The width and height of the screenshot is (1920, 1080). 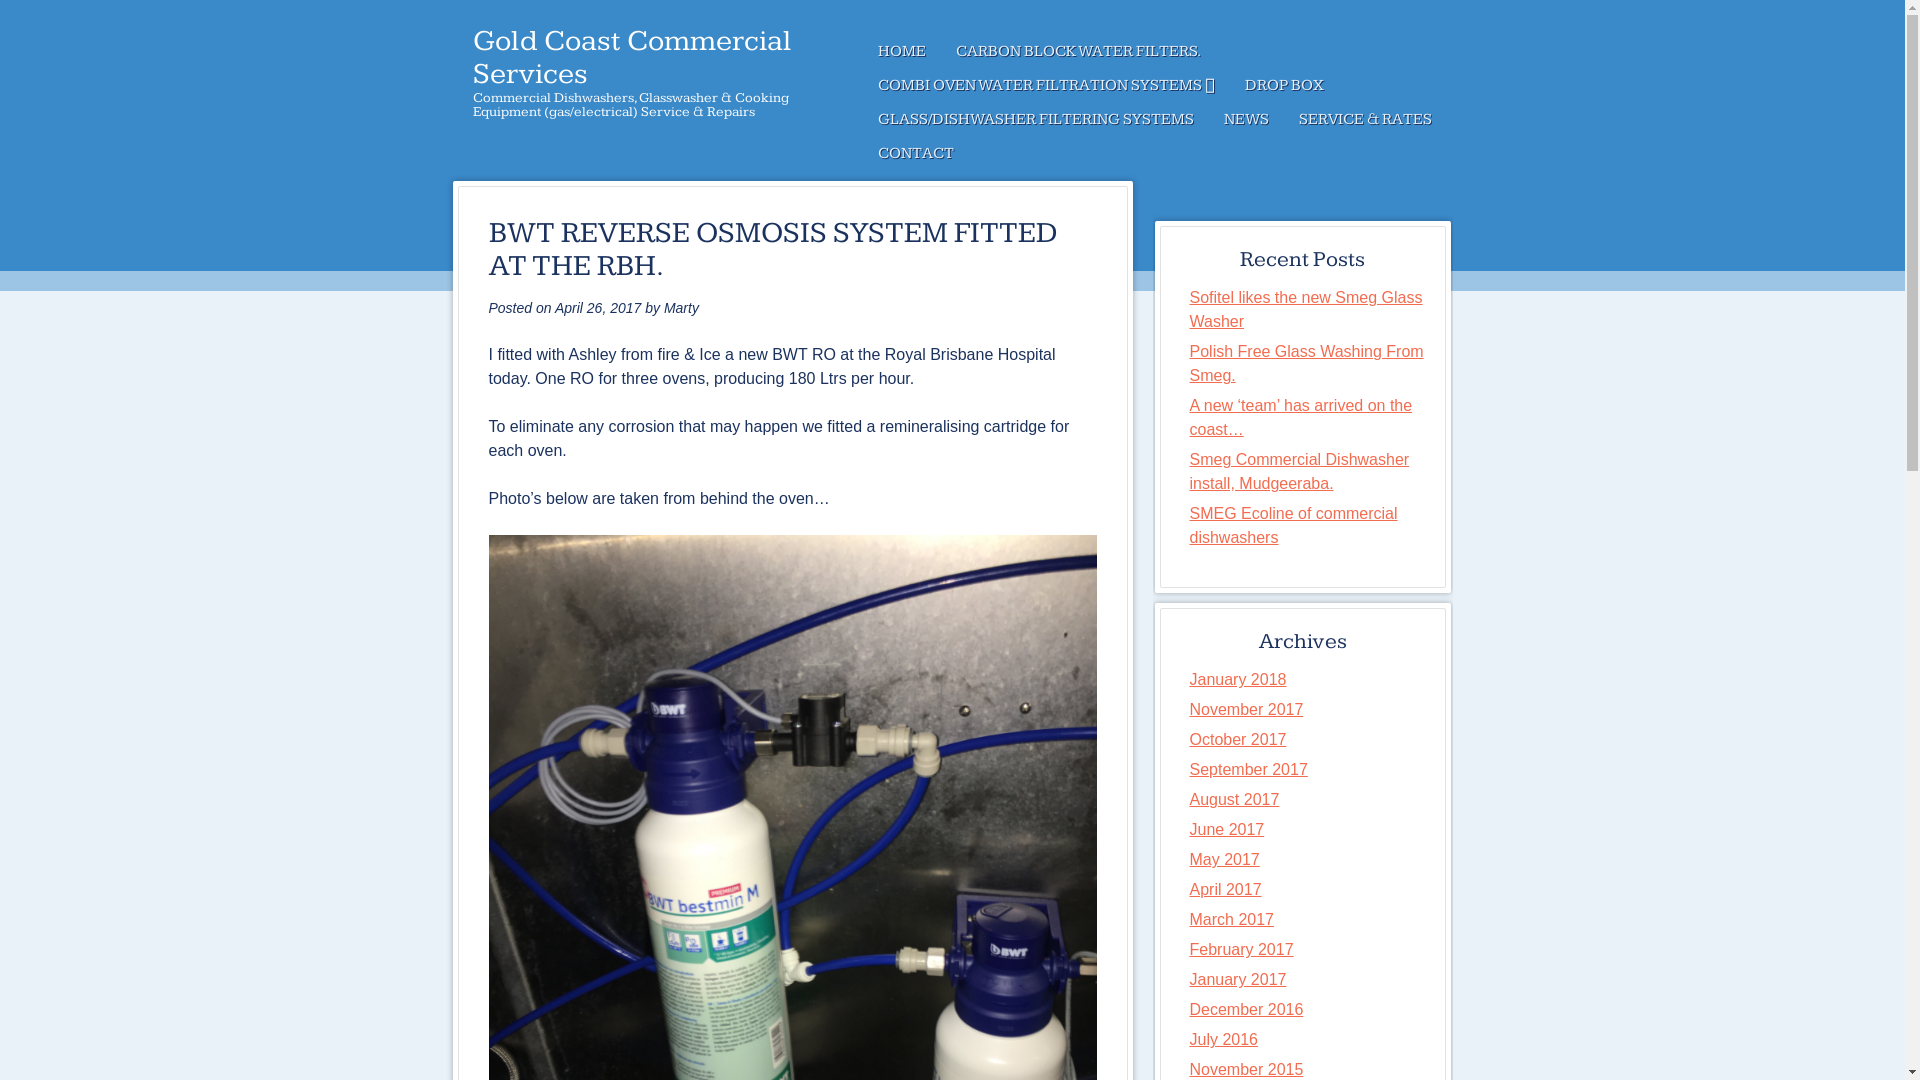 I want to click on 'October 2017', so click(x=1190, y=739).